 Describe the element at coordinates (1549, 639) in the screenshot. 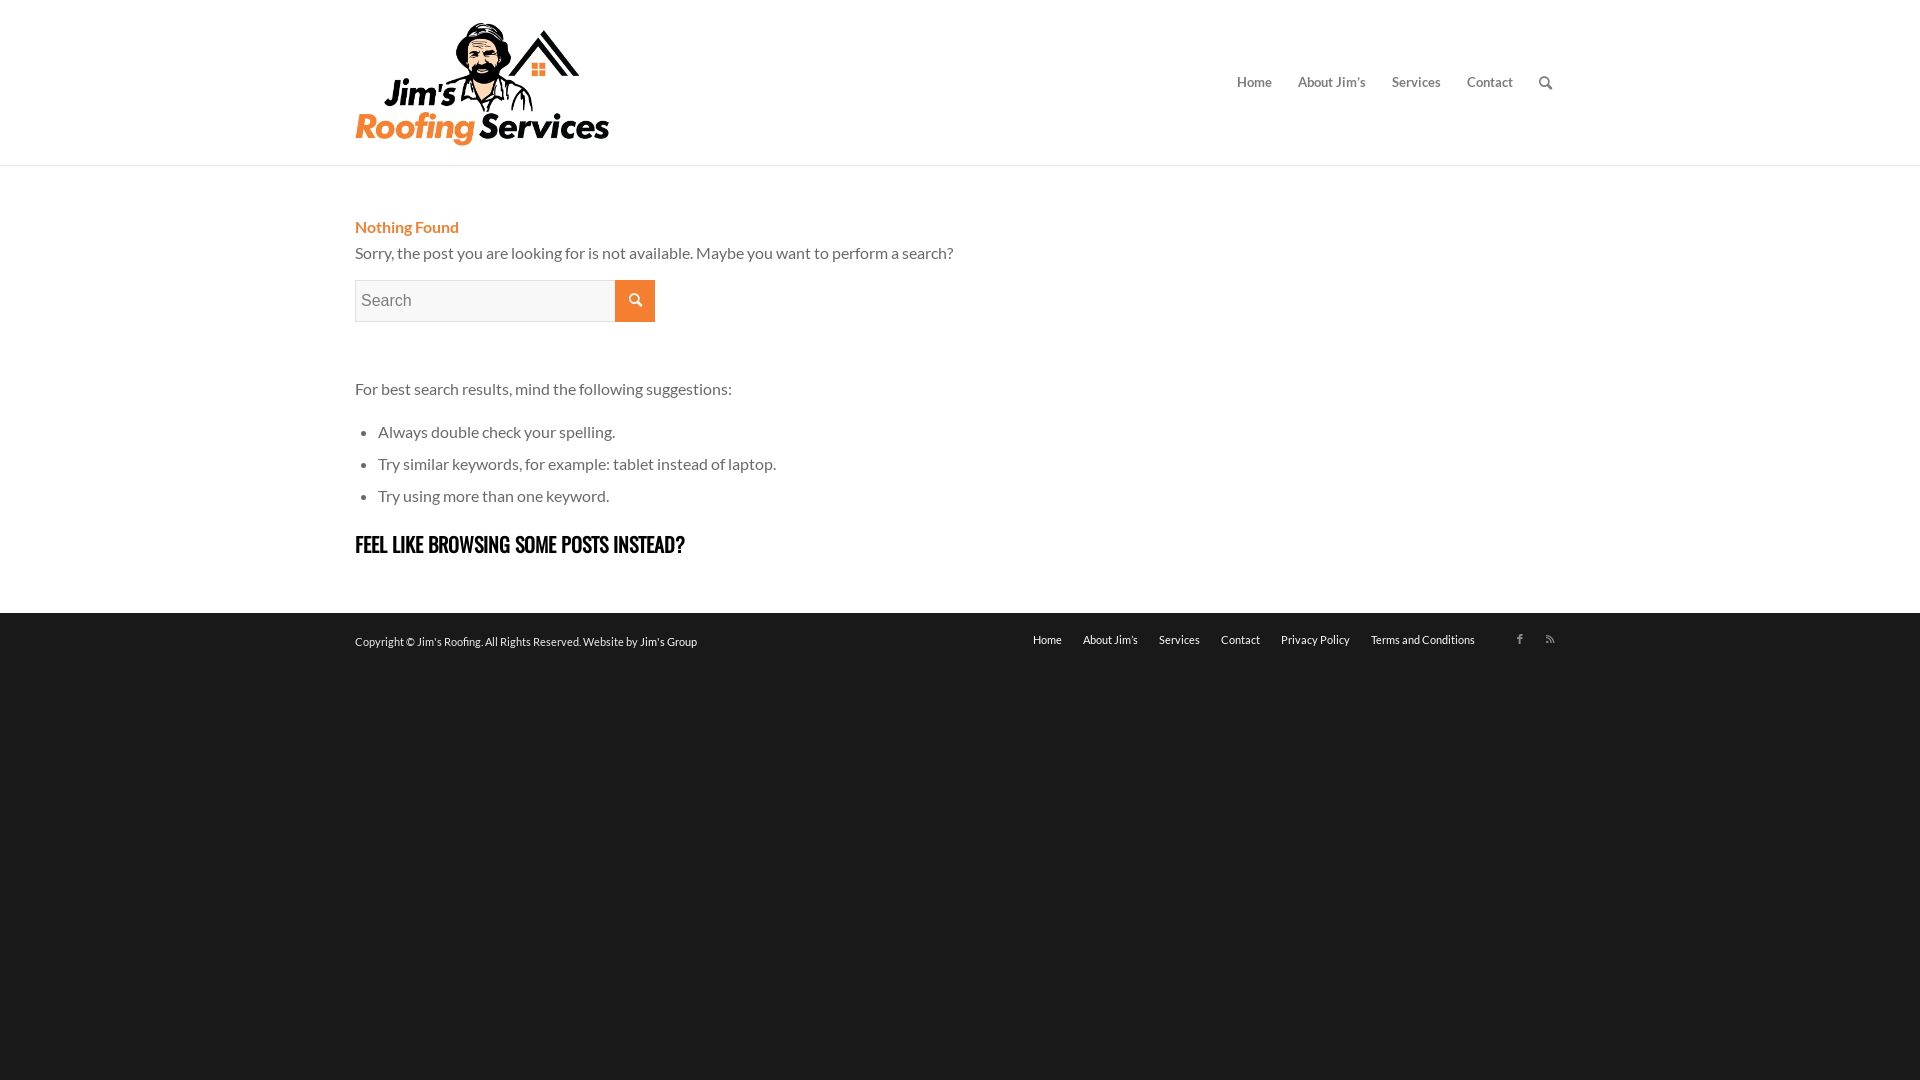

I see `'Rss'` at that location.